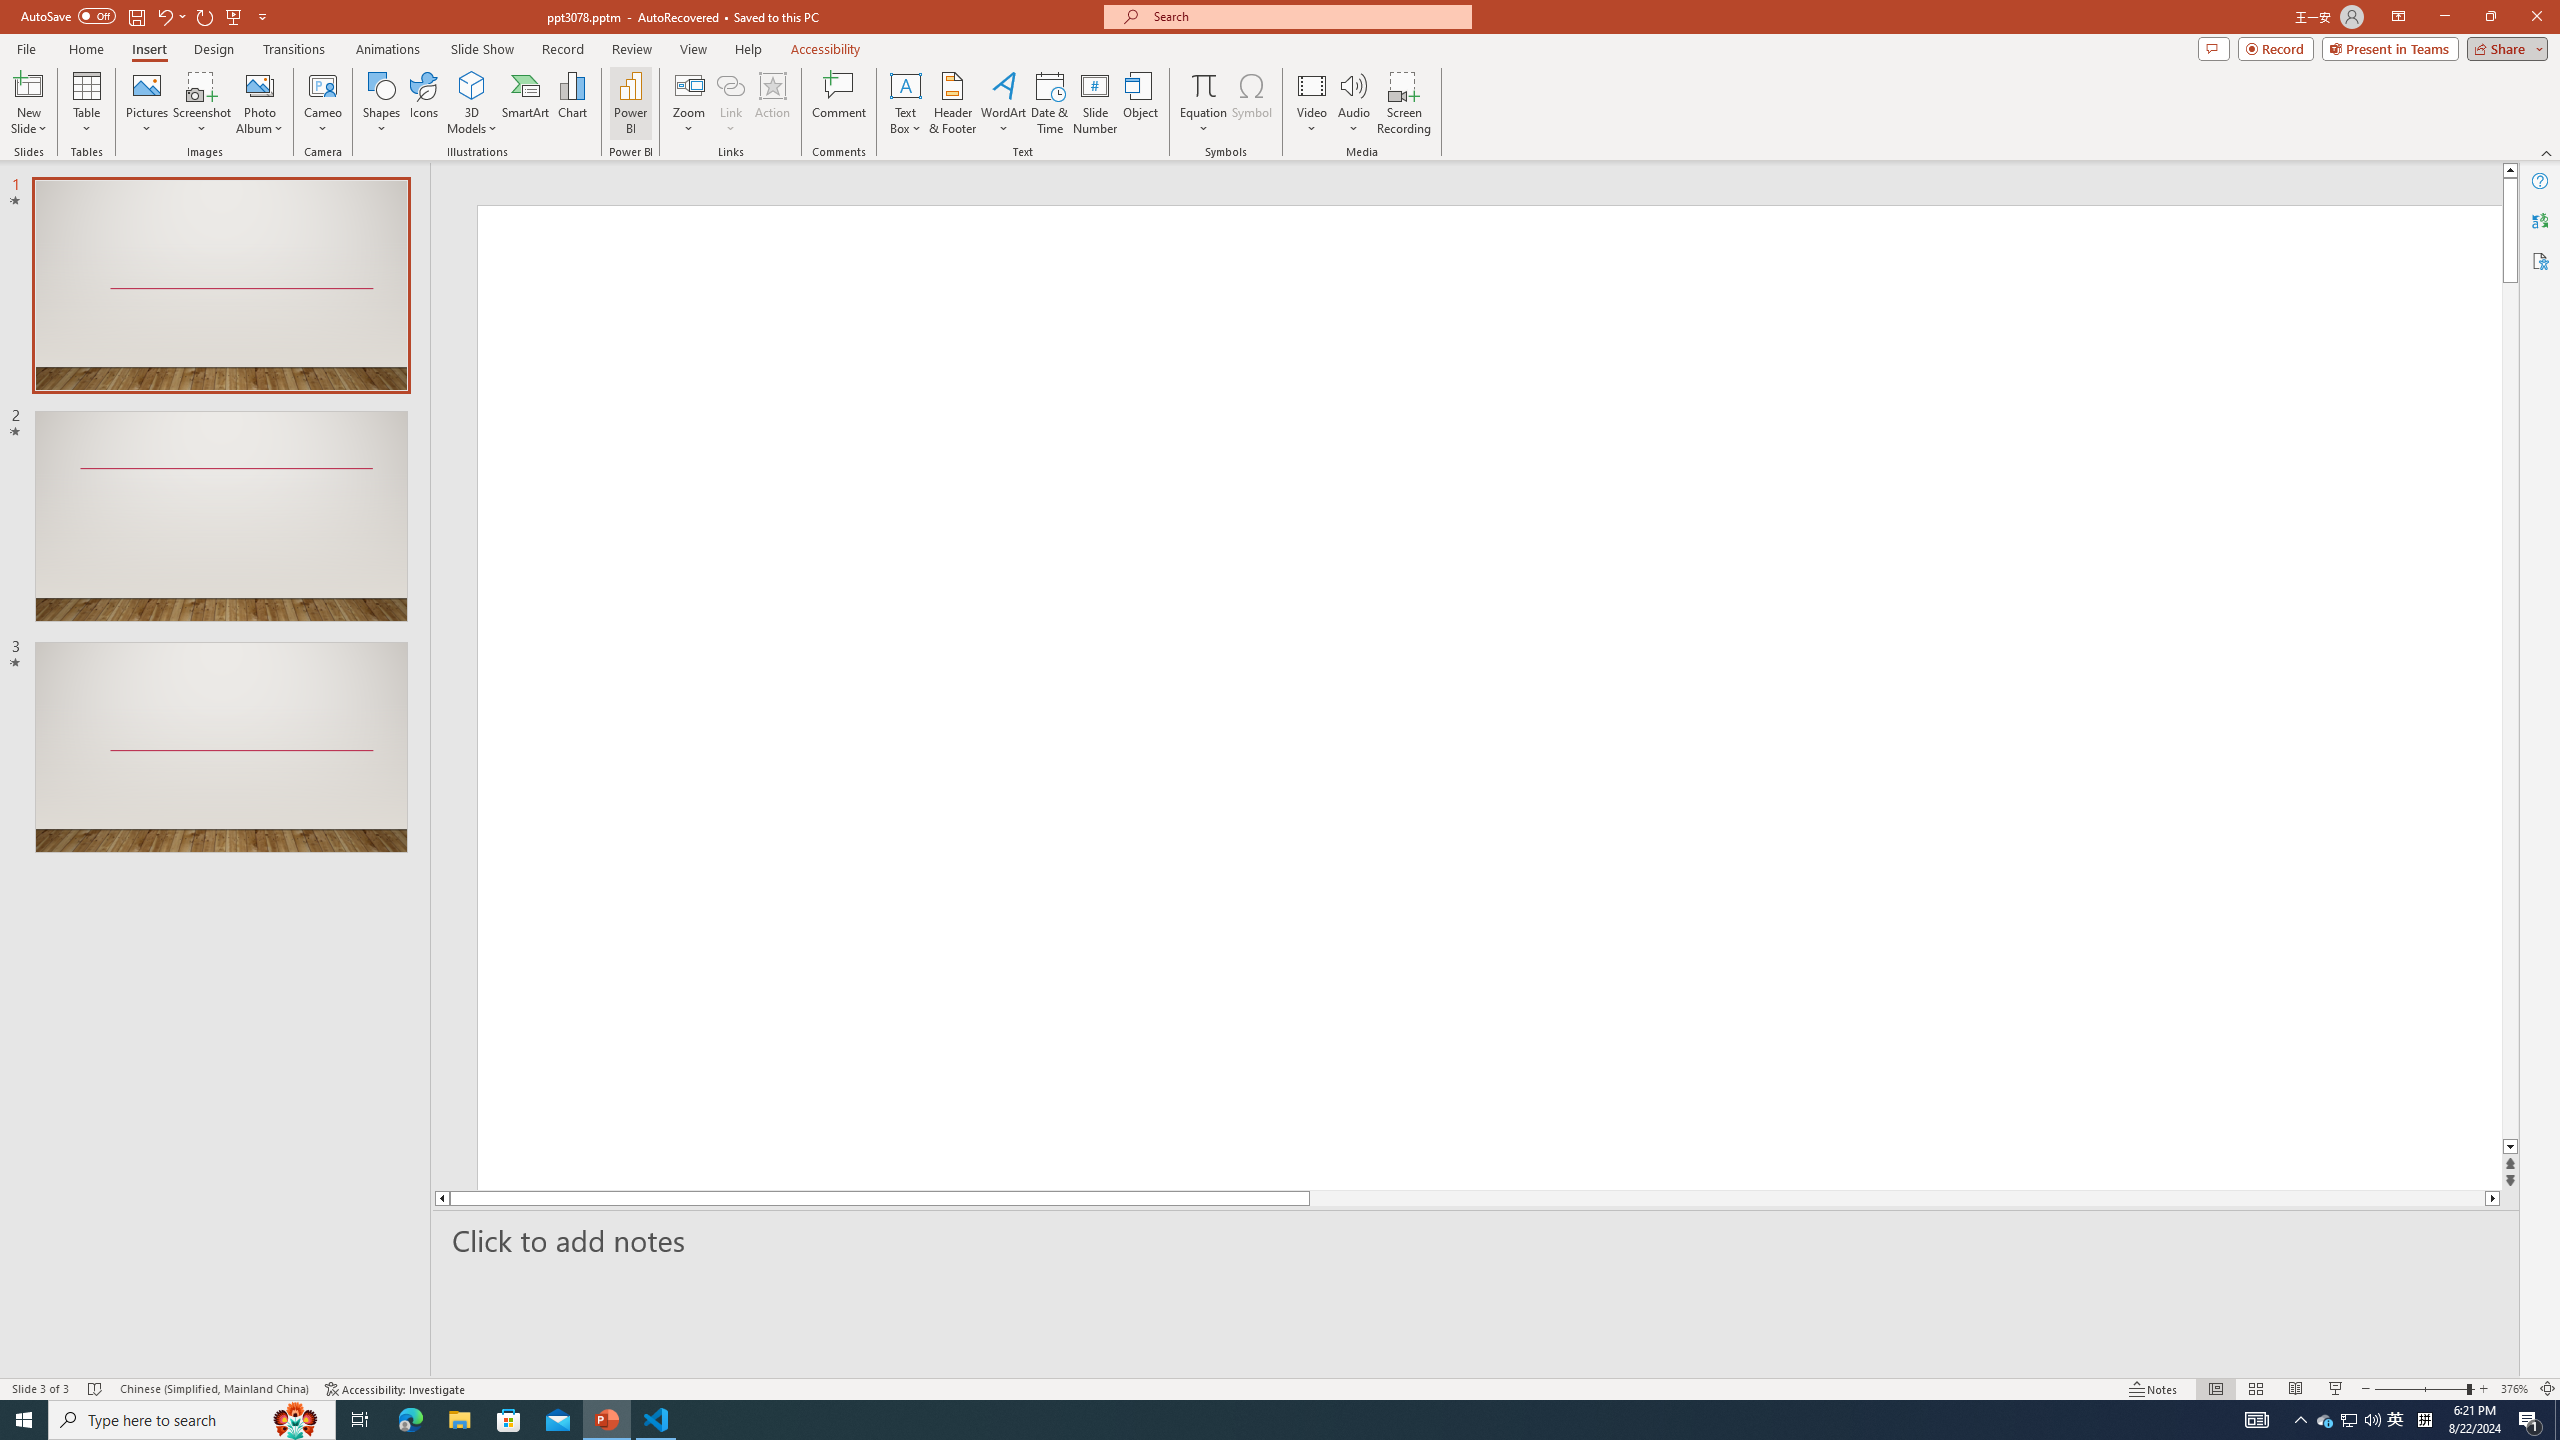  I want to click on '3D Models', so click(472, 103).